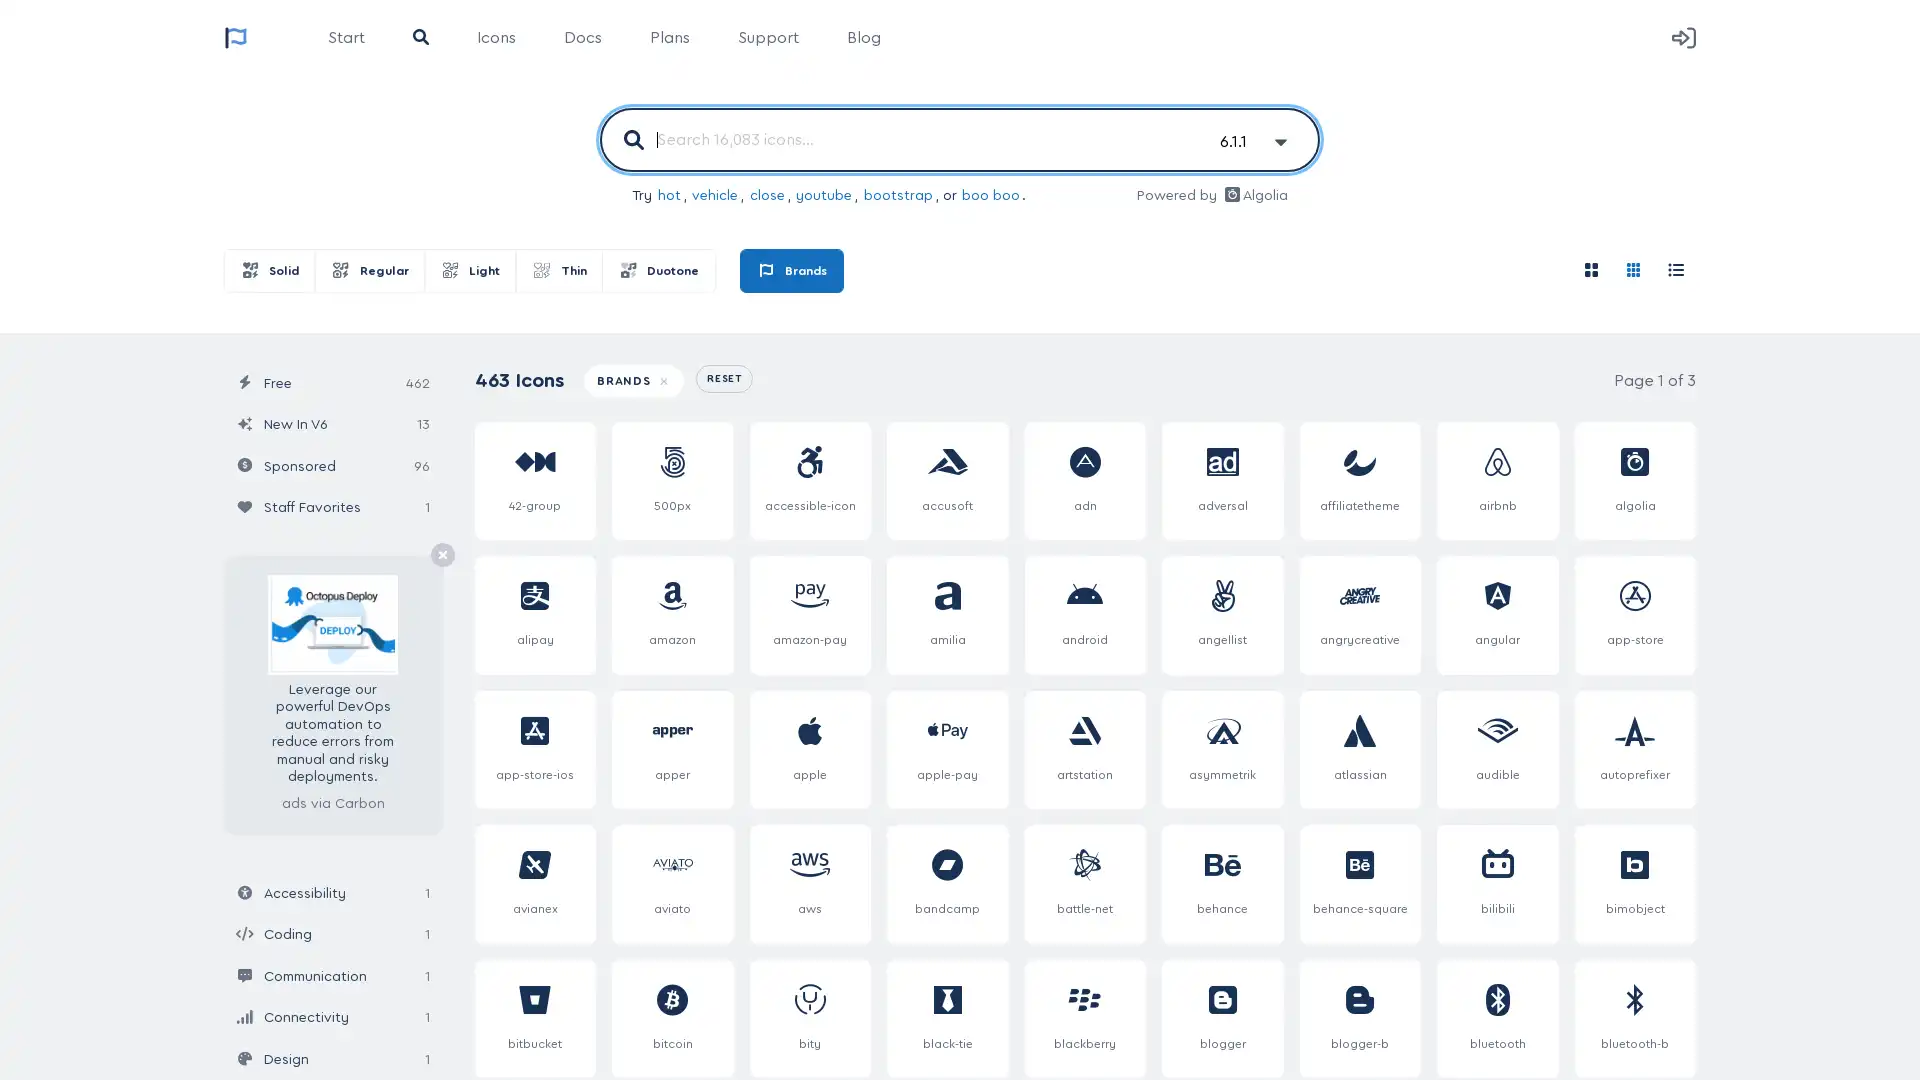 The height and width of the screenshot is (1080, 1920). What do you see at coordinates (896, 196) in the screenshot?
I see `bootstrap` at bounding box center [896, 196].